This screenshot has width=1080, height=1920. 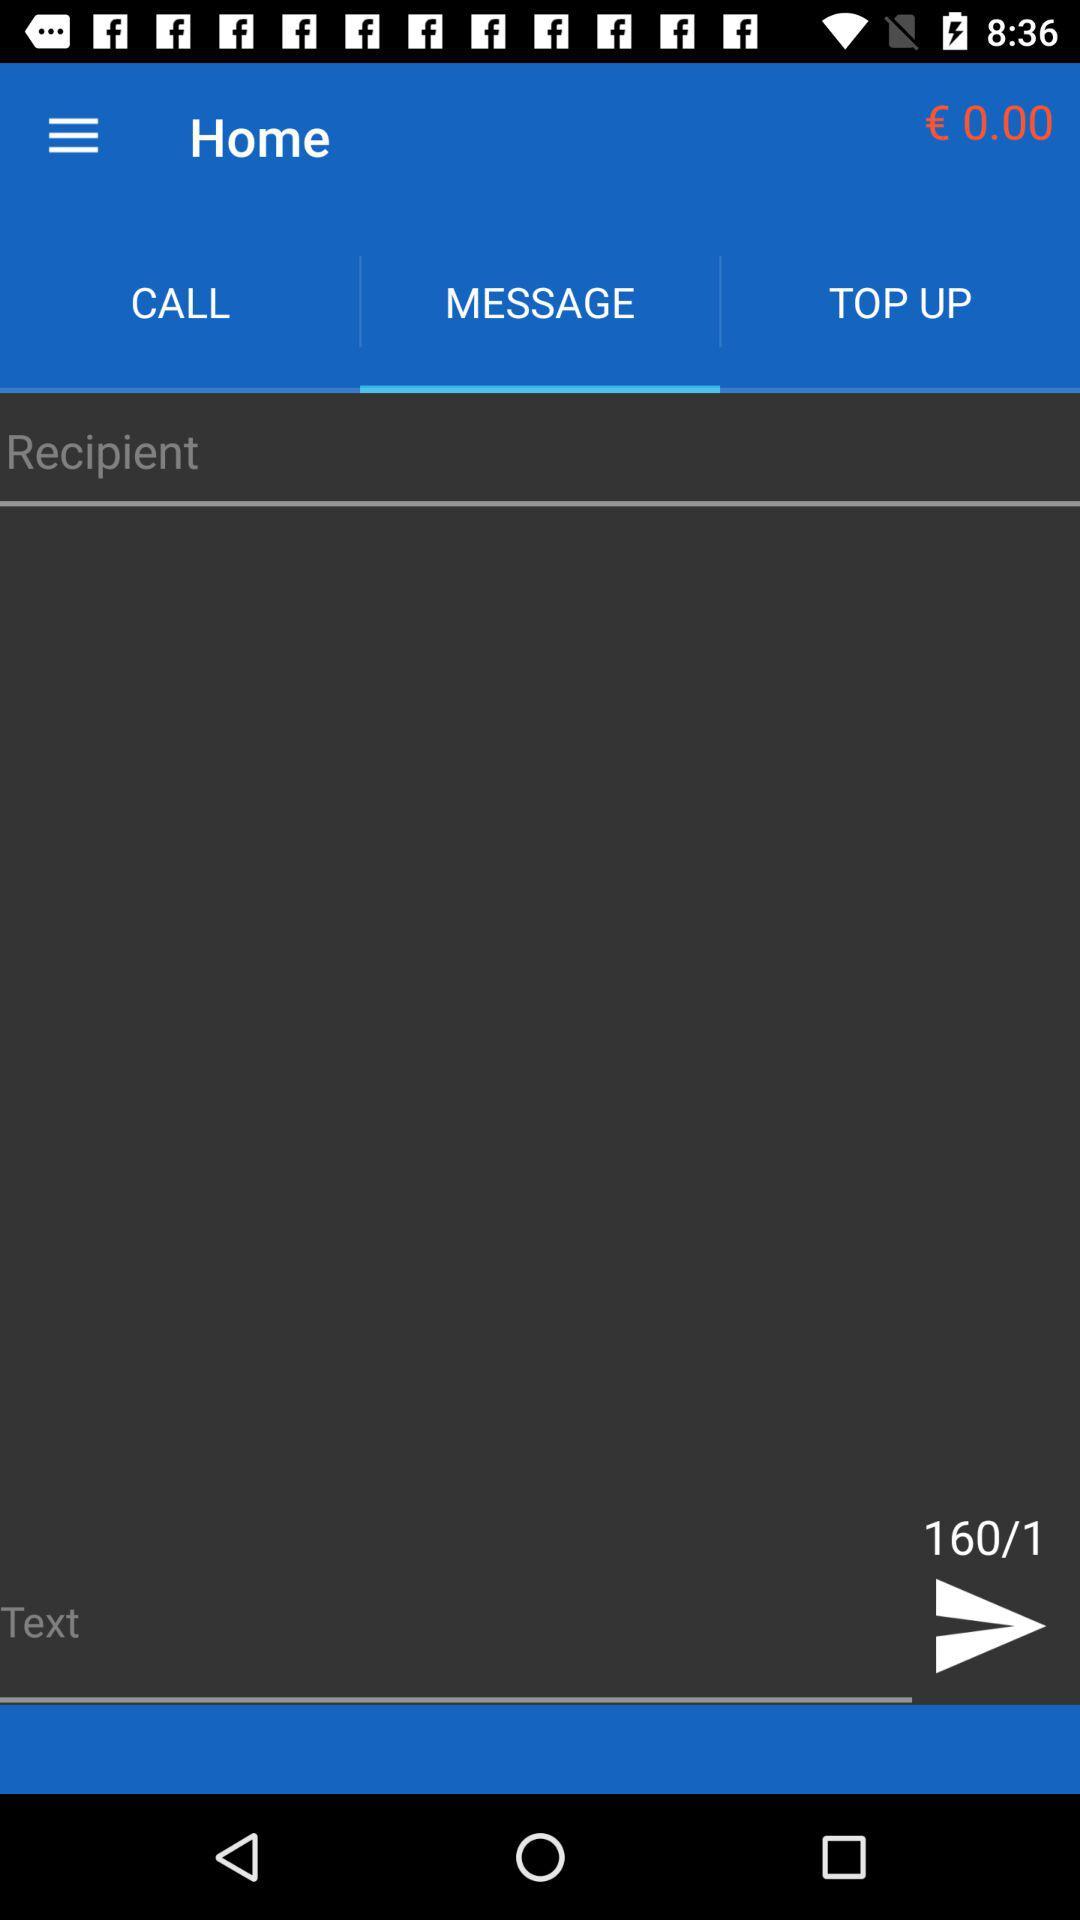 What do you see at coordinates (898, 300) in the screenshot?
I see `icon next to the message item` at bounding box center [898, 300].